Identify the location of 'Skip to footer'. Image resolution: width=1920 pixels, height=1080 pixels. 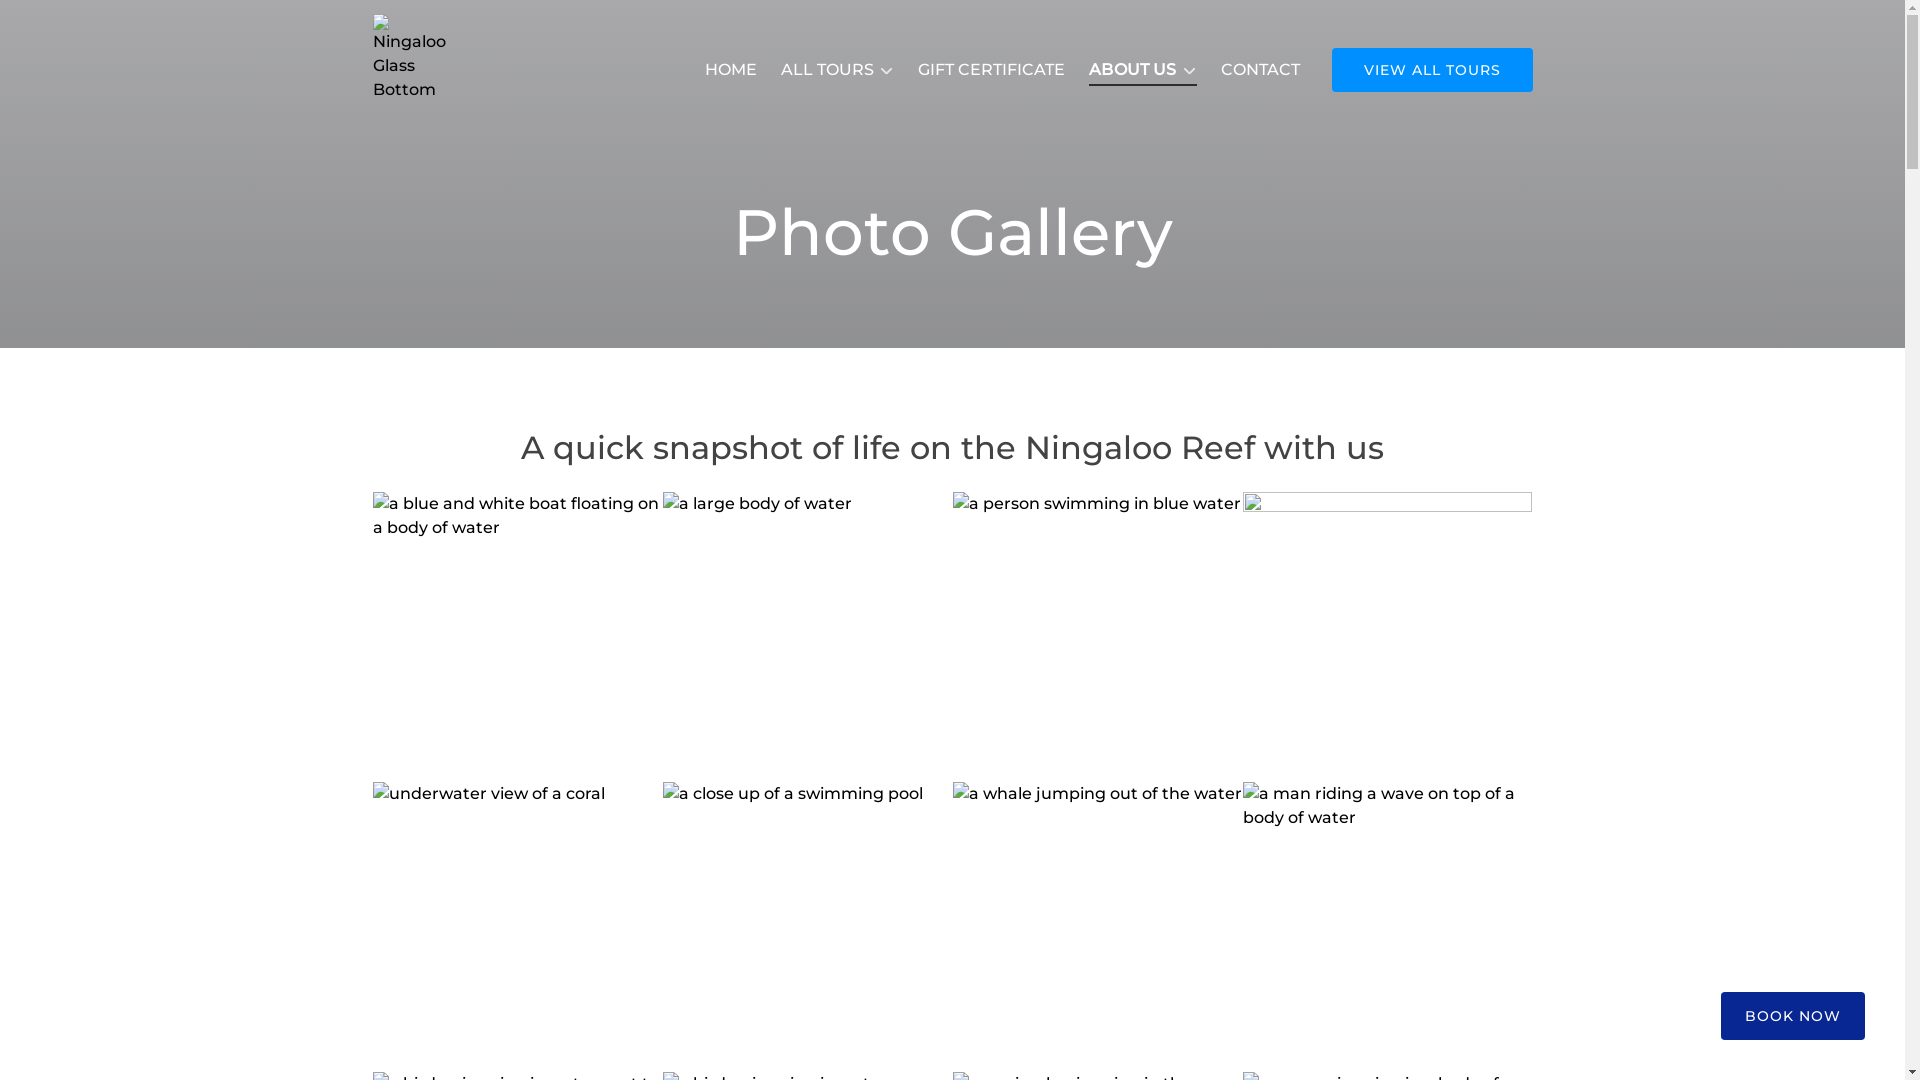
(65, 22).